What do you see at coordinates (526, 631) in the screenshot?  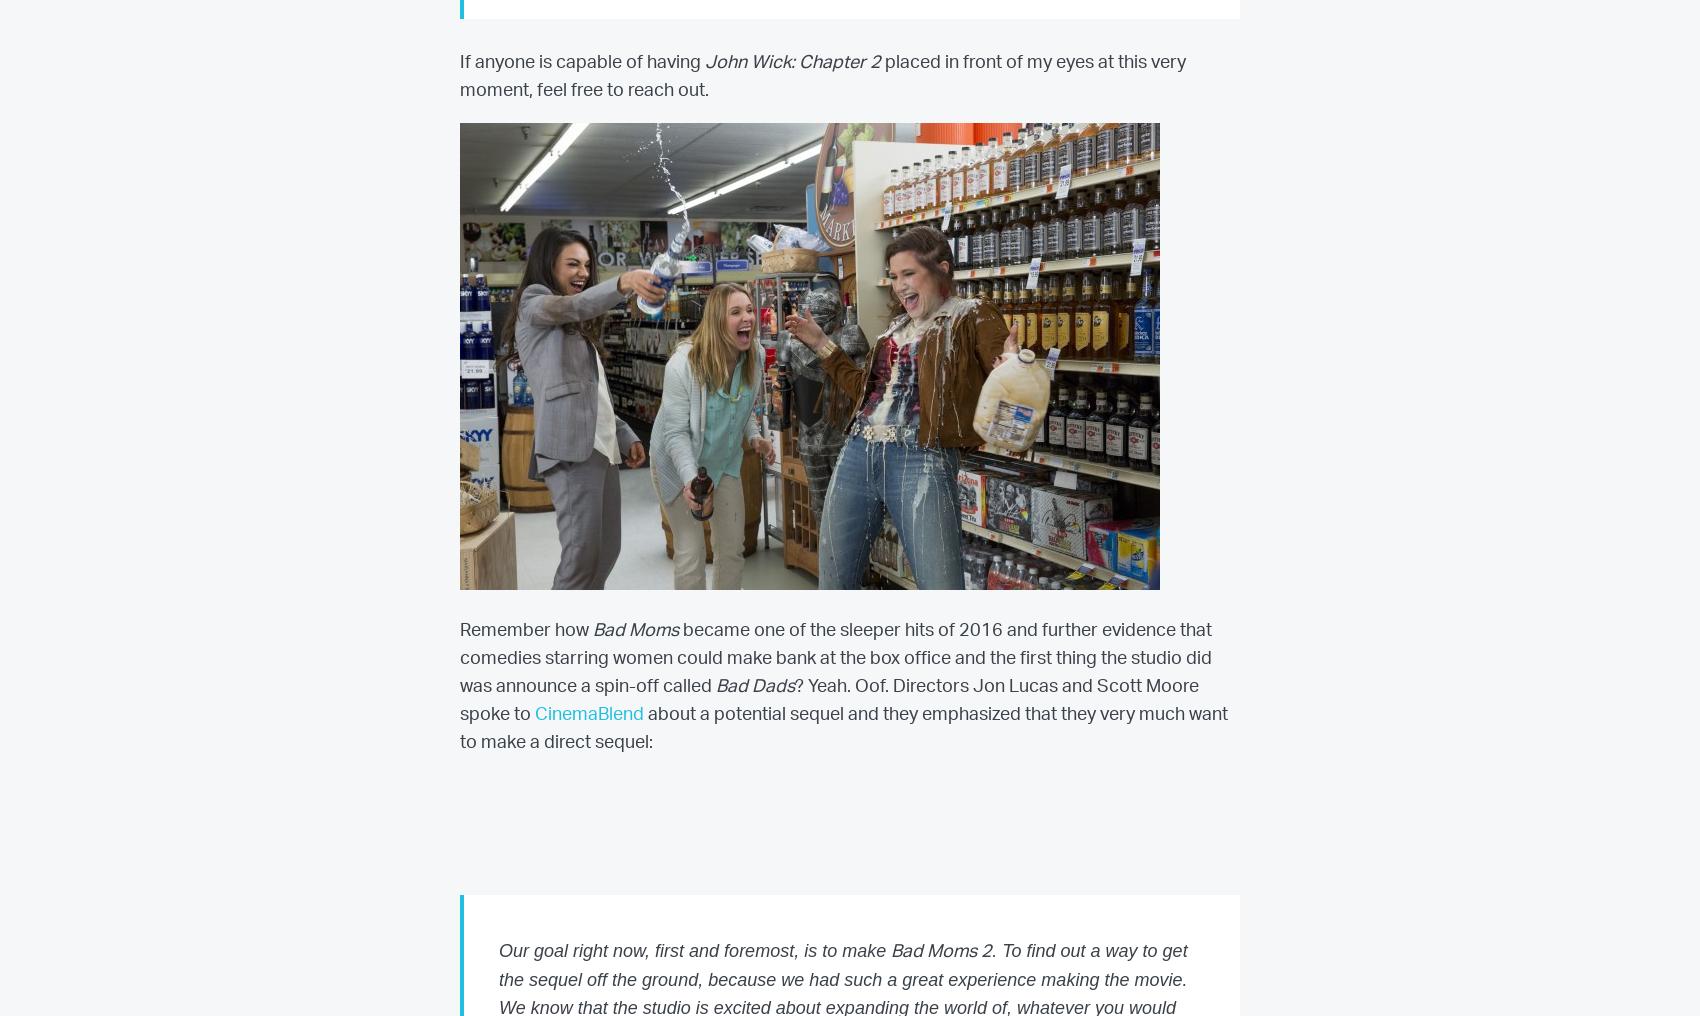 I see `'Remember how'` at bounding box center [526, 631].